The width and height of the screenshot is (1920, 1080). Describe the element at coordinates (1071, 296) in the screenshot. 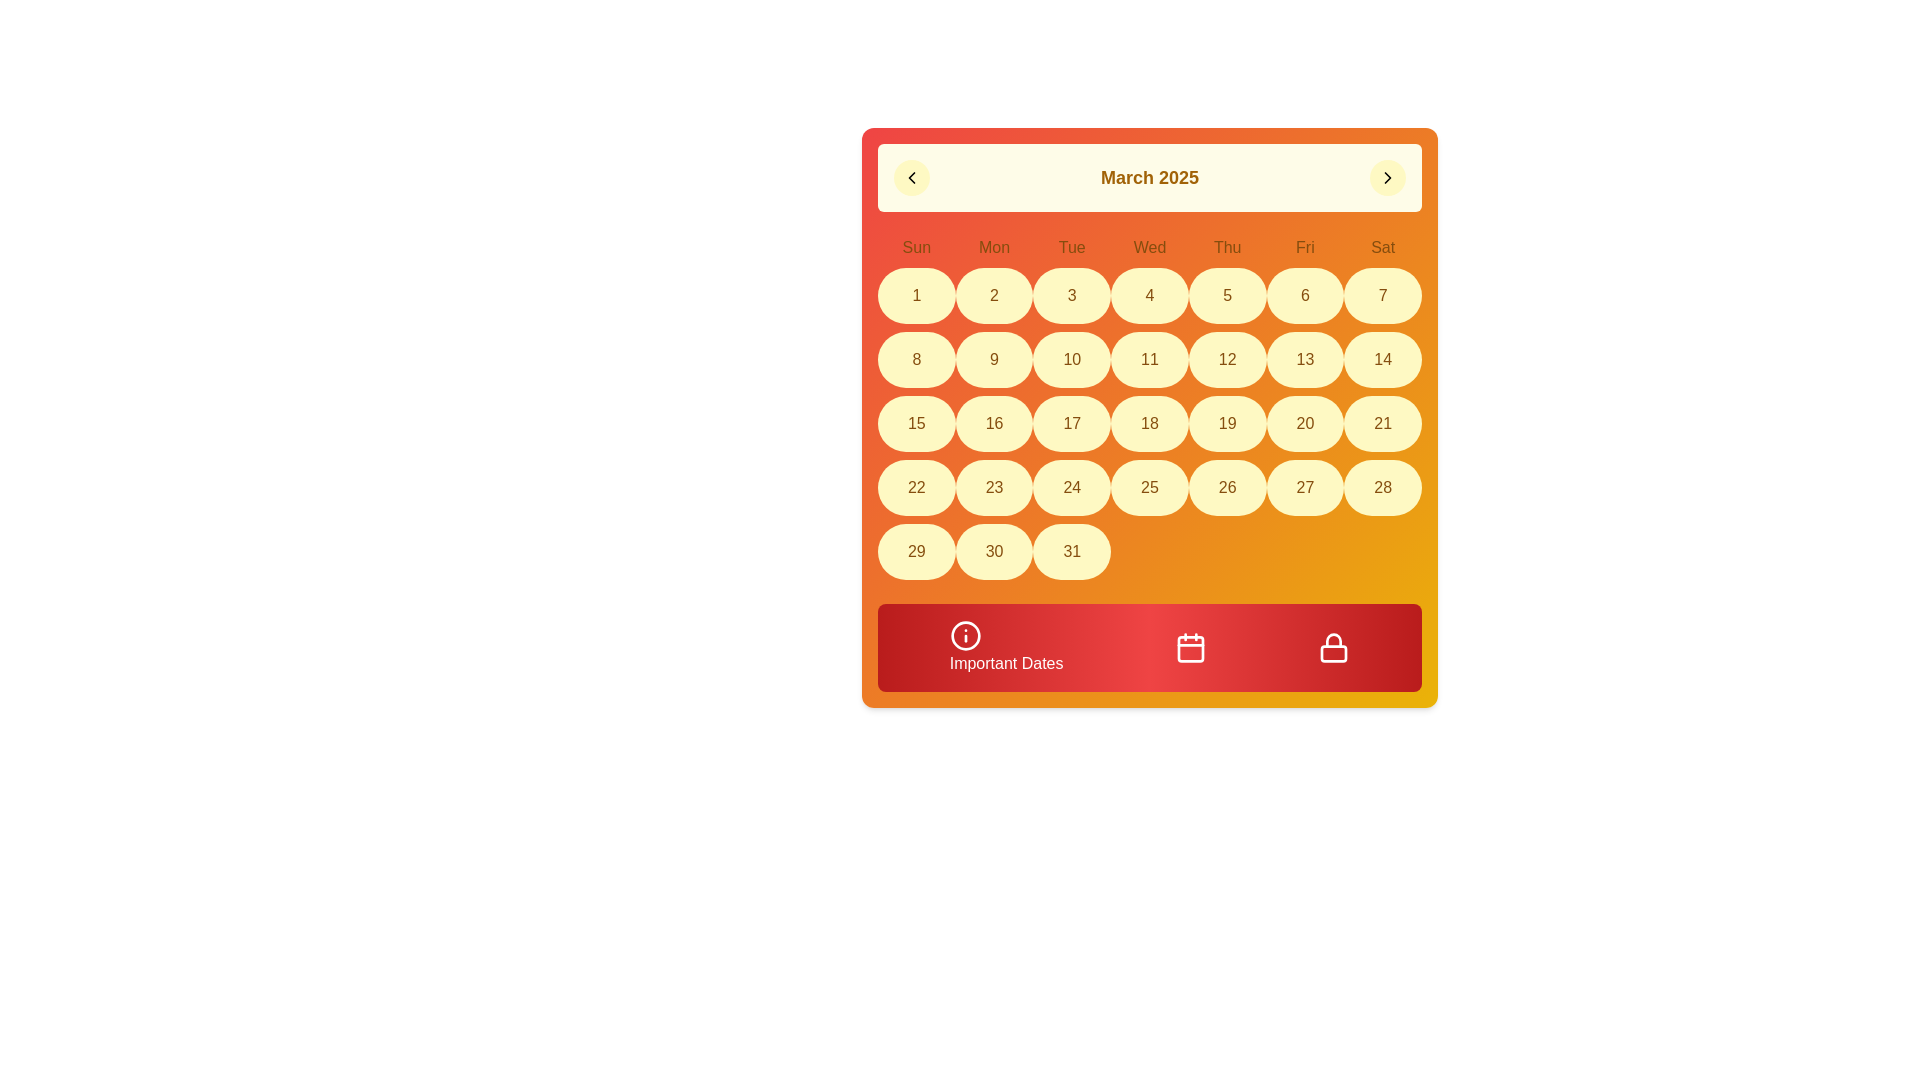

I see `the calendar cell representing the third day of the displayed month, which is the third cell in the first row indicating Tuesday` at that location.